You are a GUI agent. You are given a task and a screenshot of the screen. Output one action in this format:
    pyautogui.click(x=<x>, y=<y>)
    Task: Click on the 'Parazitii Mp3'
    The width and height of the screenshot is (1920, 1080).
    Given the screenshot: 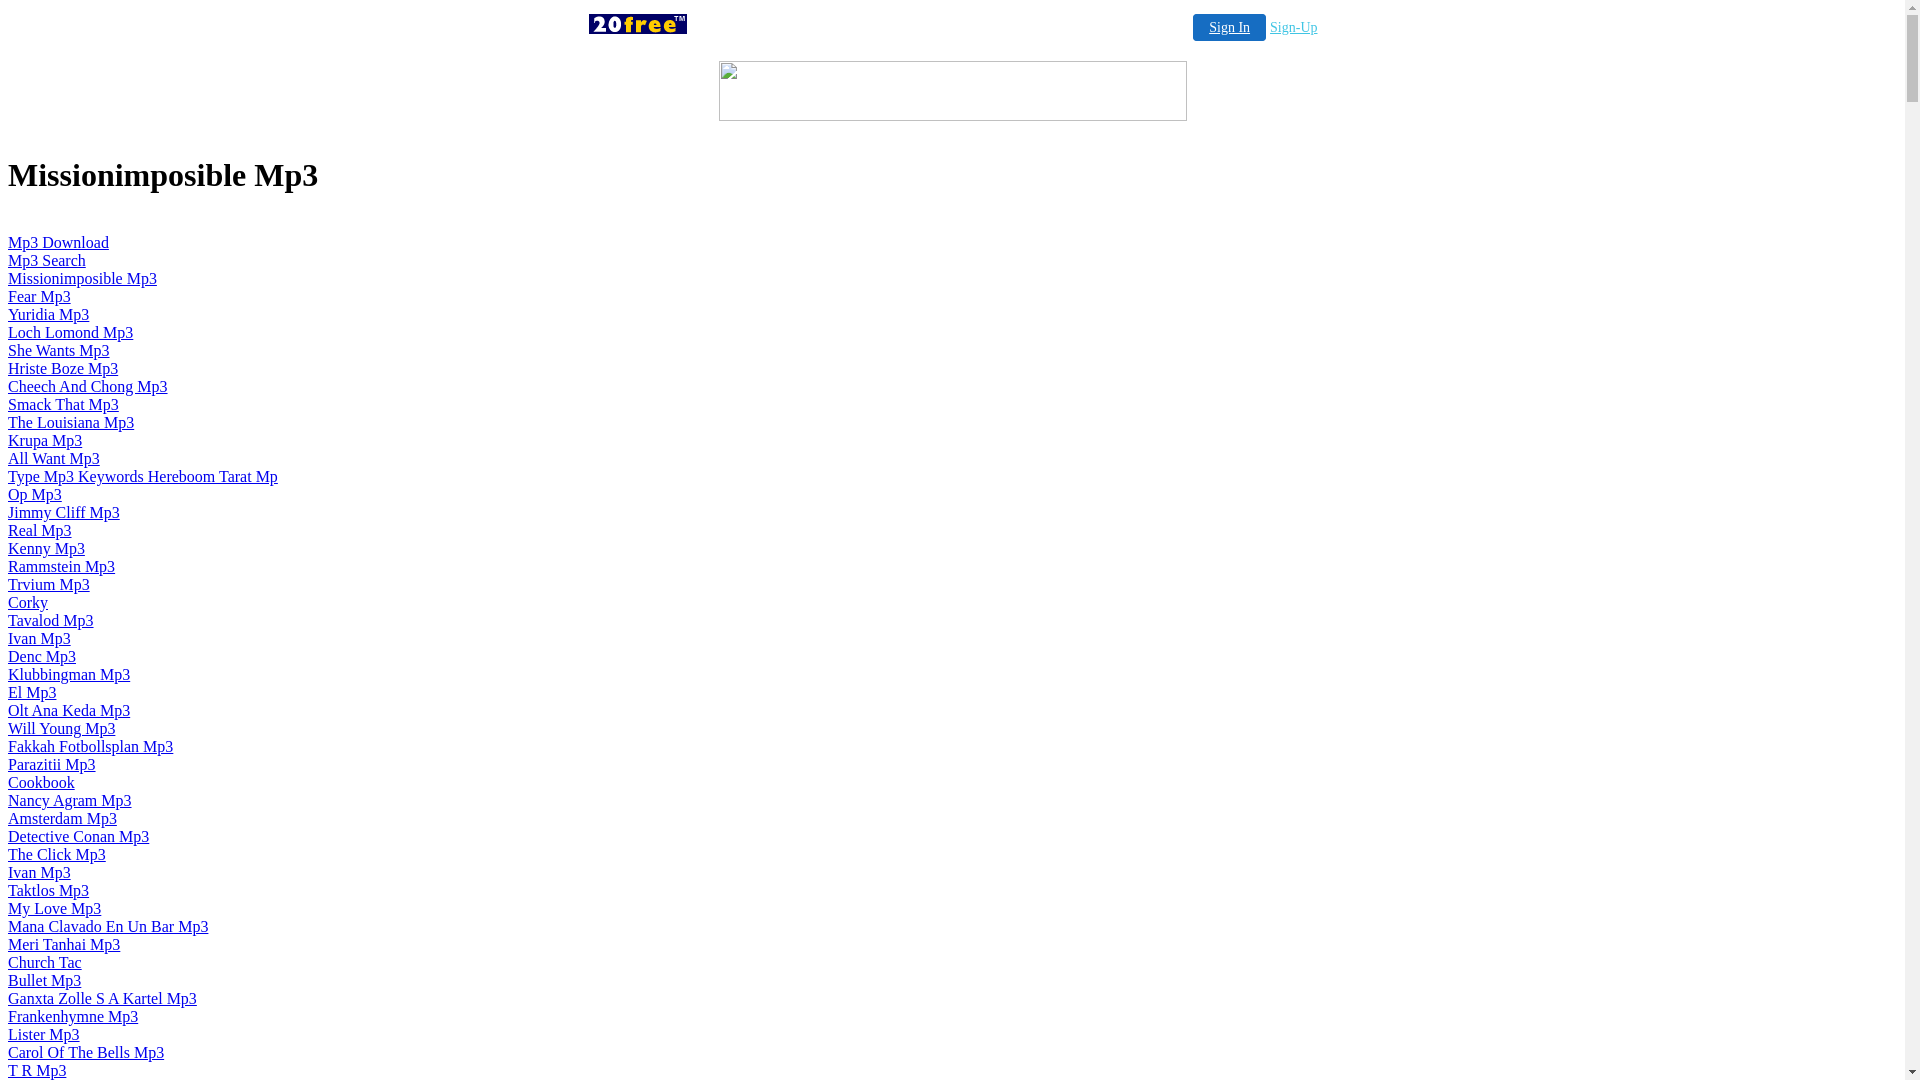 What is the action you would take?
    pyautogui.click(x=8, y=764)
    